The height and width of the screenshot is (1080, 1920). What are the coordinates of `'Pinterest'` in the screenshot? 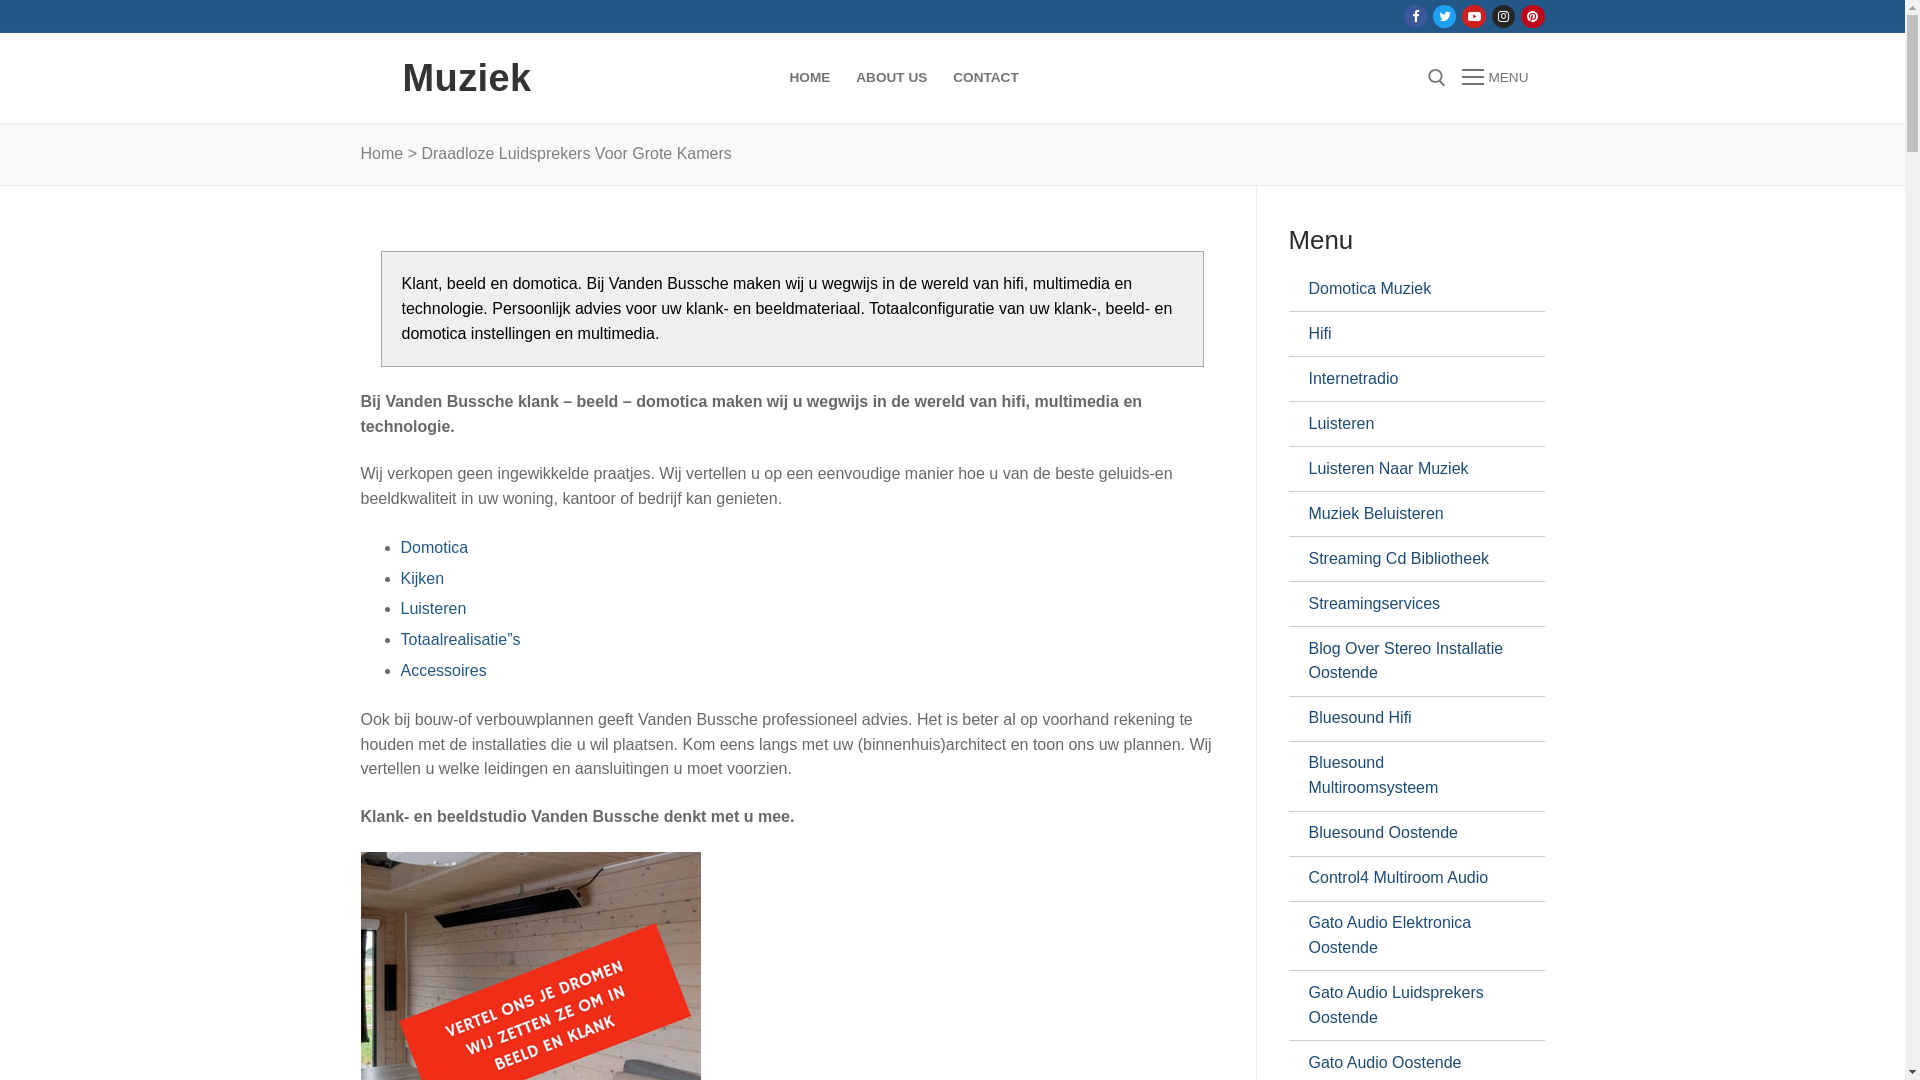 It's located at (1525, 16).